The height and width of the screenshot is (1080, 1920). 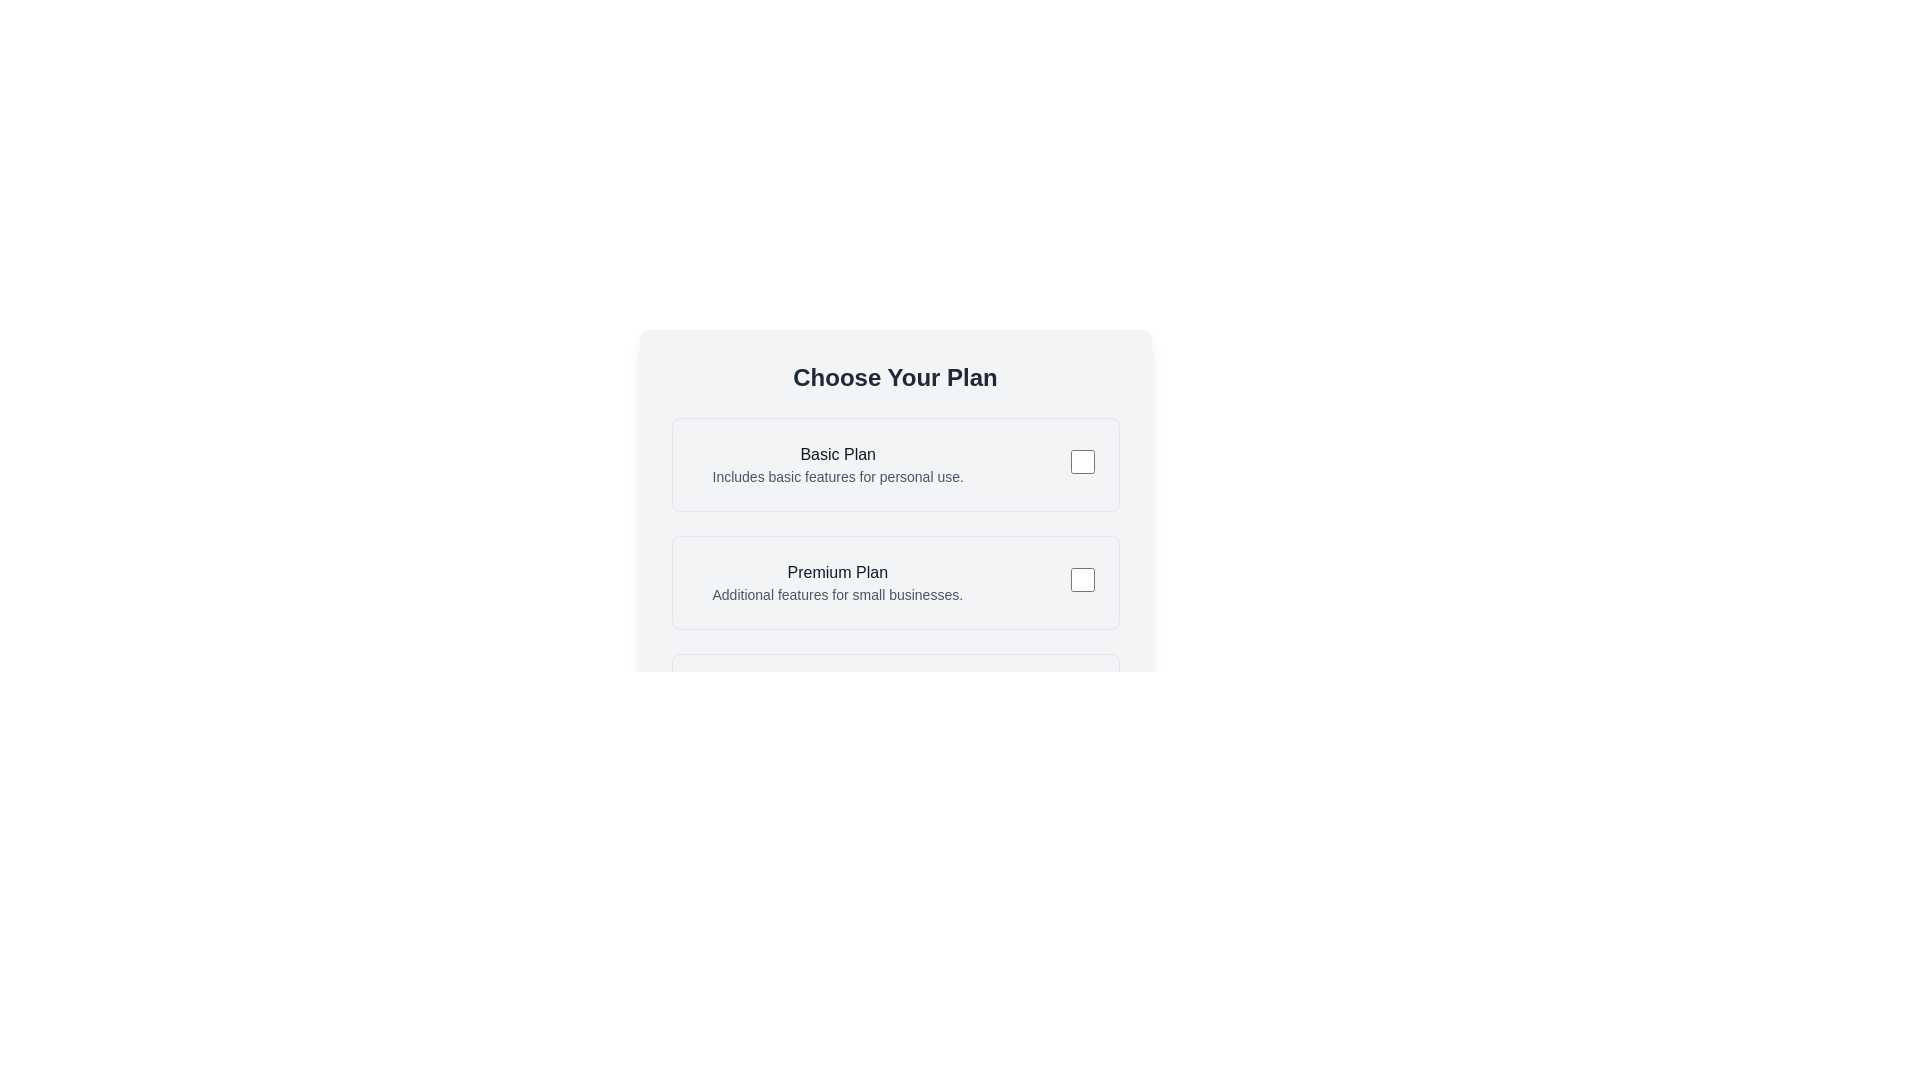 I want to click on the 'Premium Plan' title text label, which is located within the selection card below the 'Basic Plan' card, serving as the main title above the description text, so click(x=837, y=573).